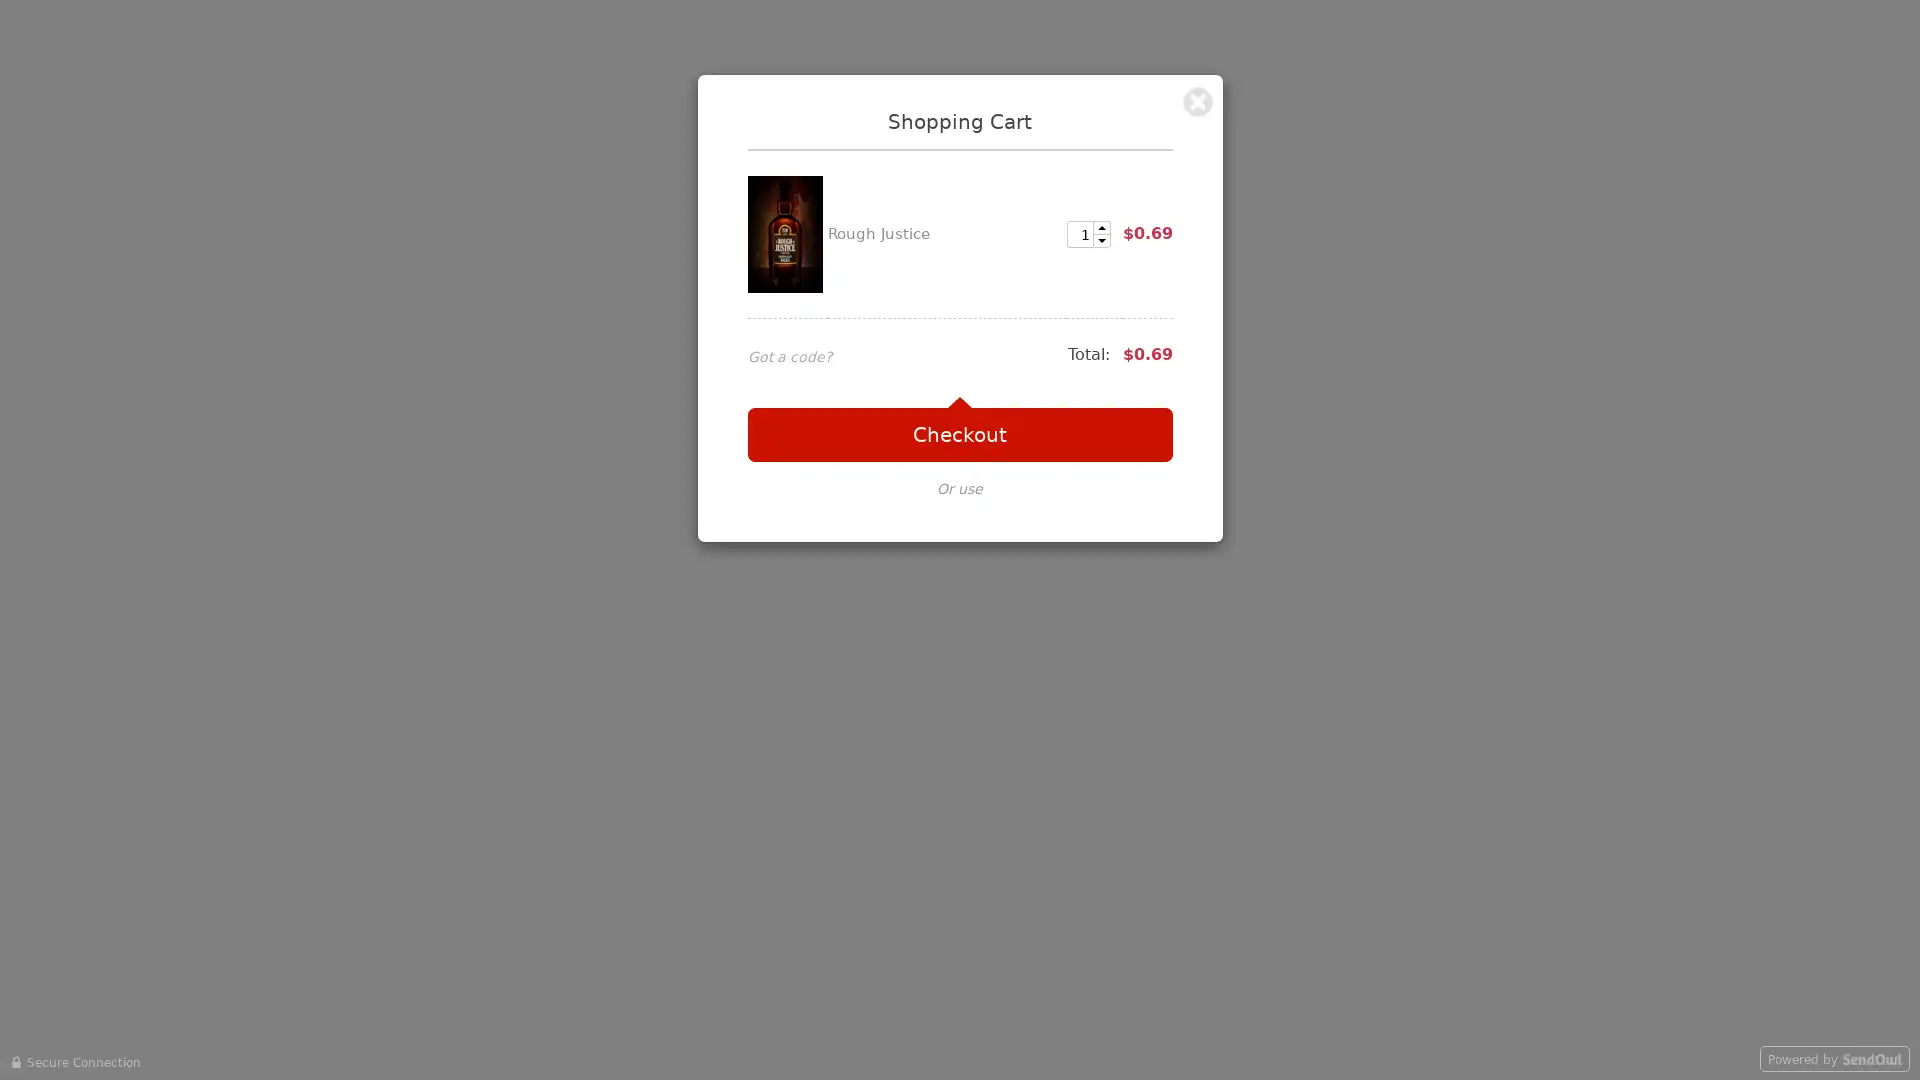 This screenshot has width=1920, height=1080. I want to click on Checkout, so click(958, 434).